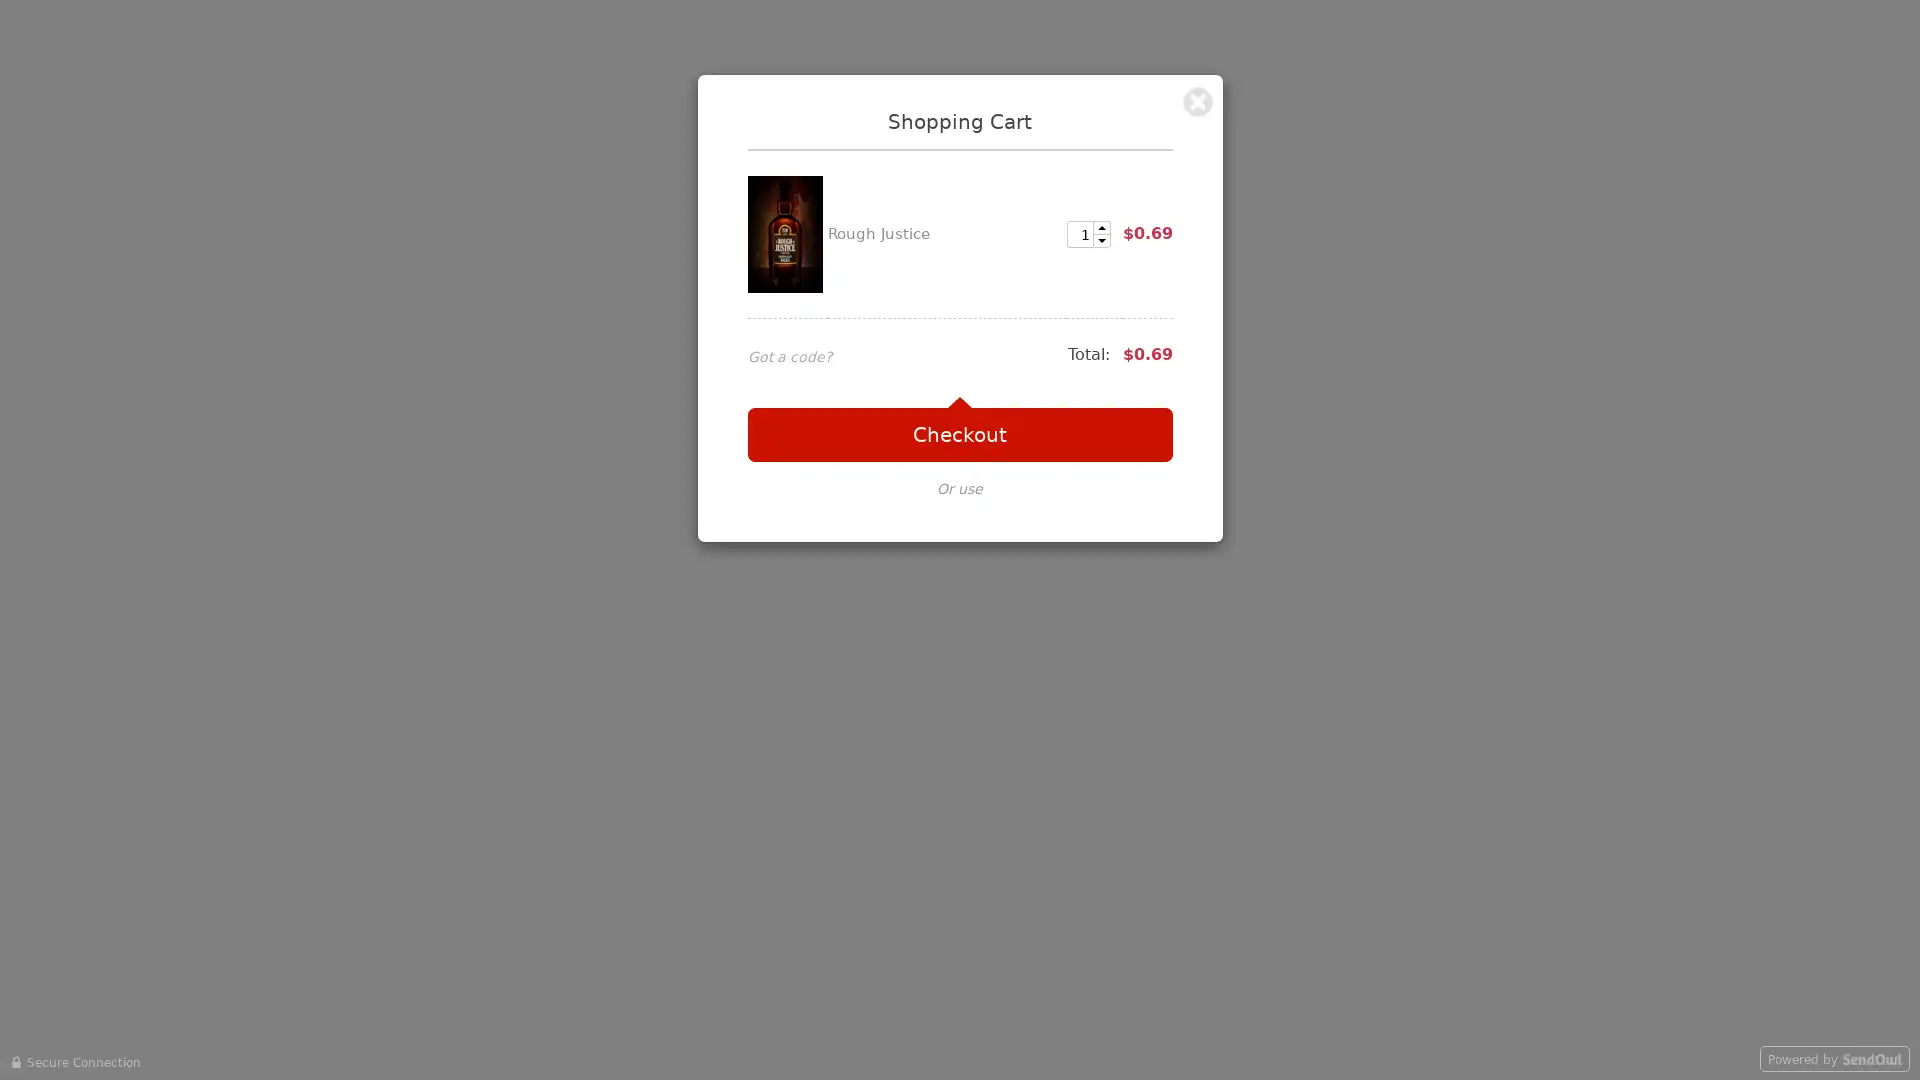 This screenshot has width=1920, height=1080. I want to click on Checkout, so click(958, 434).